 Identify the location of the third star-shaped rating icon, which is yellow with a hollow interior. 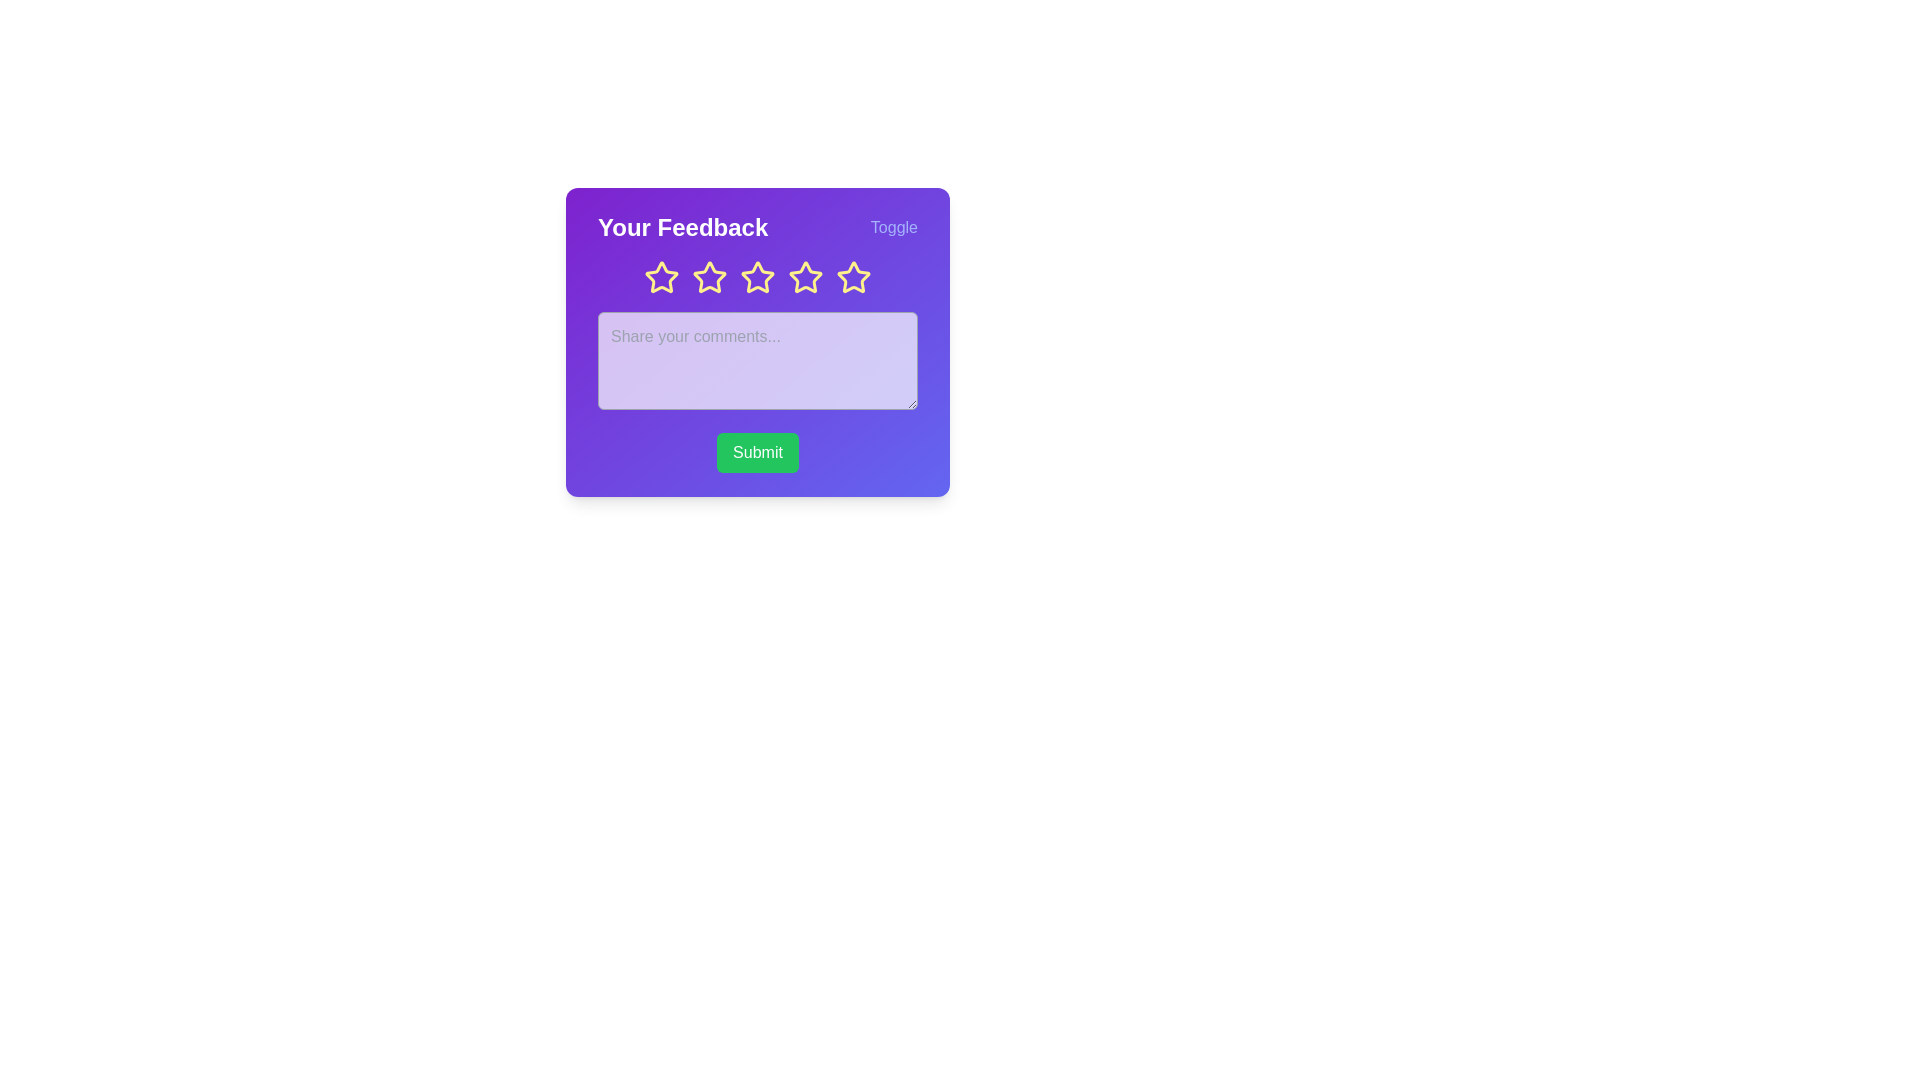
(757, 277).